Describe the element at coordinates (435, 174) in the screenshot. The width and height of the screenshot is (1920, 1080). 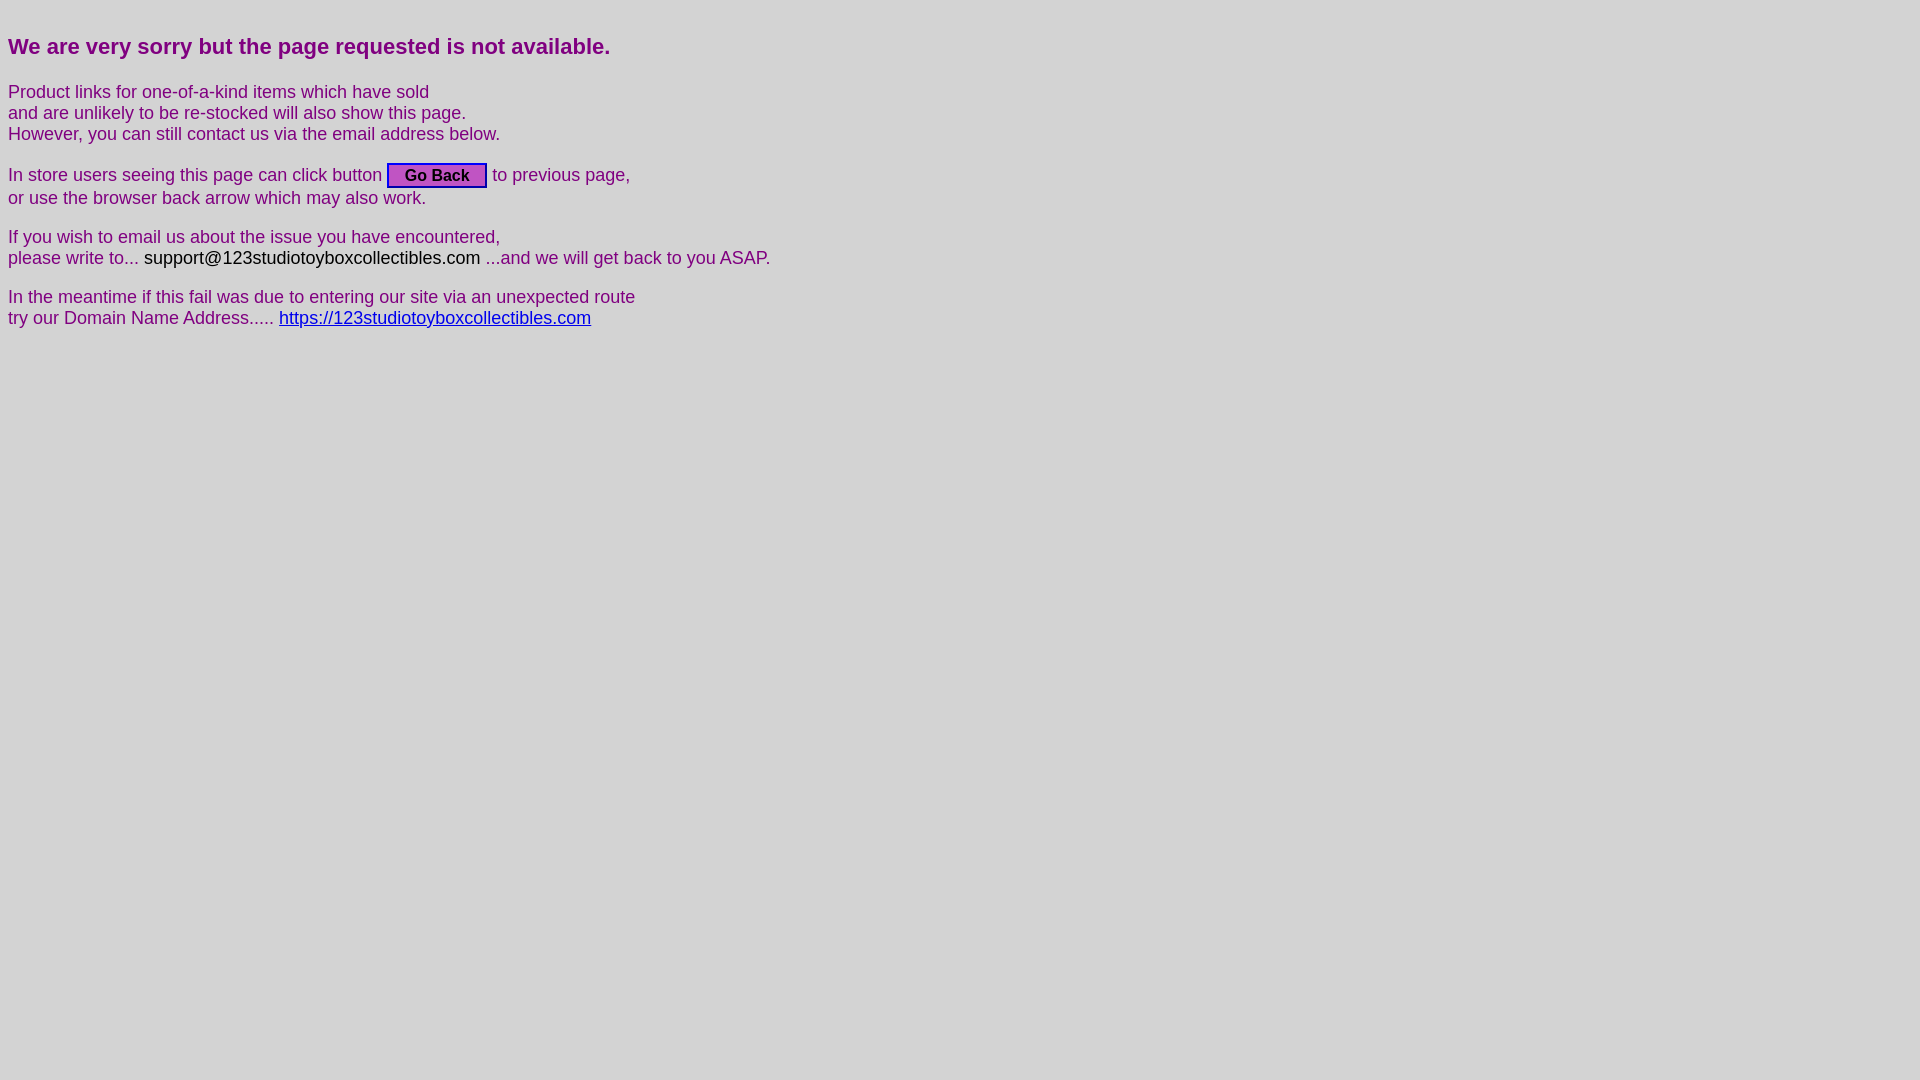
I see `'Go Back'` at that location.